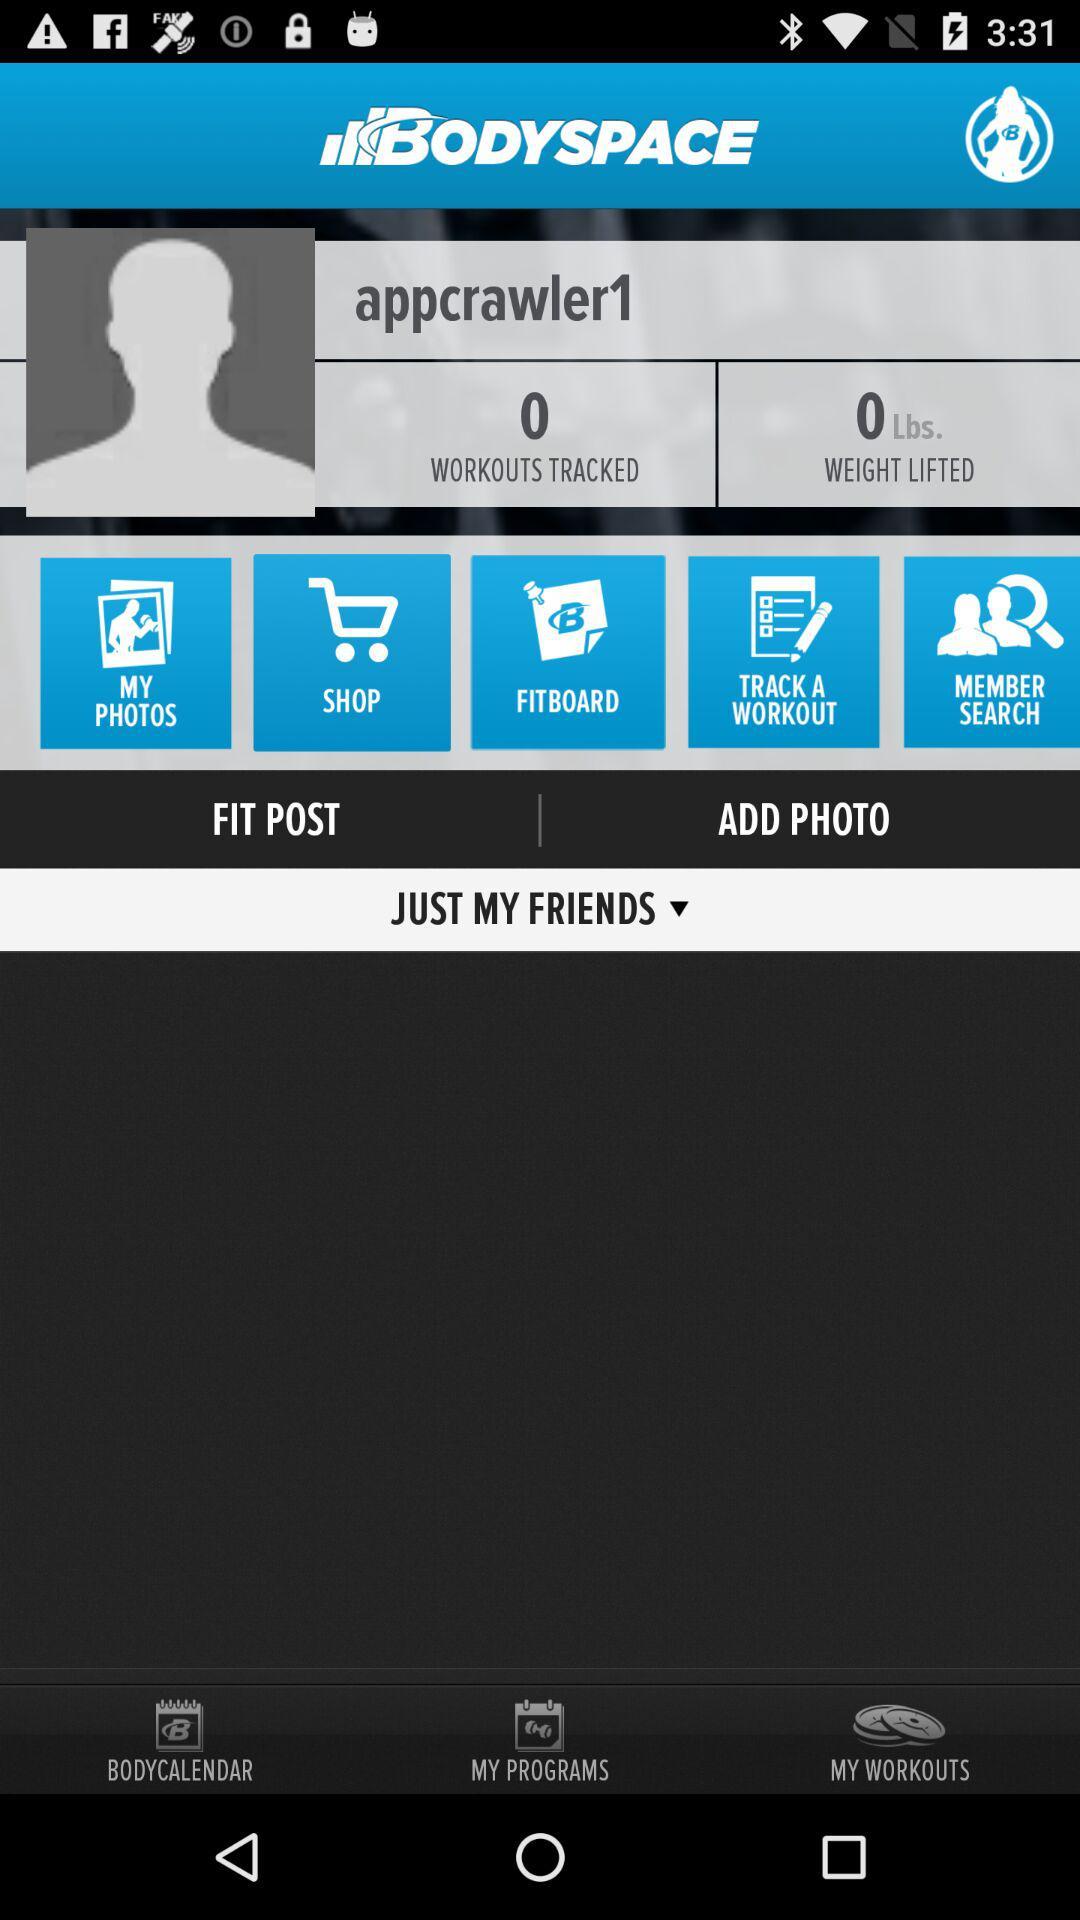 The height and width of the screenshot is (1920, 1080). Describe the element at coordinates (917, 426) in the screenshot. I see `the item below appcrawler1 item` at that location.